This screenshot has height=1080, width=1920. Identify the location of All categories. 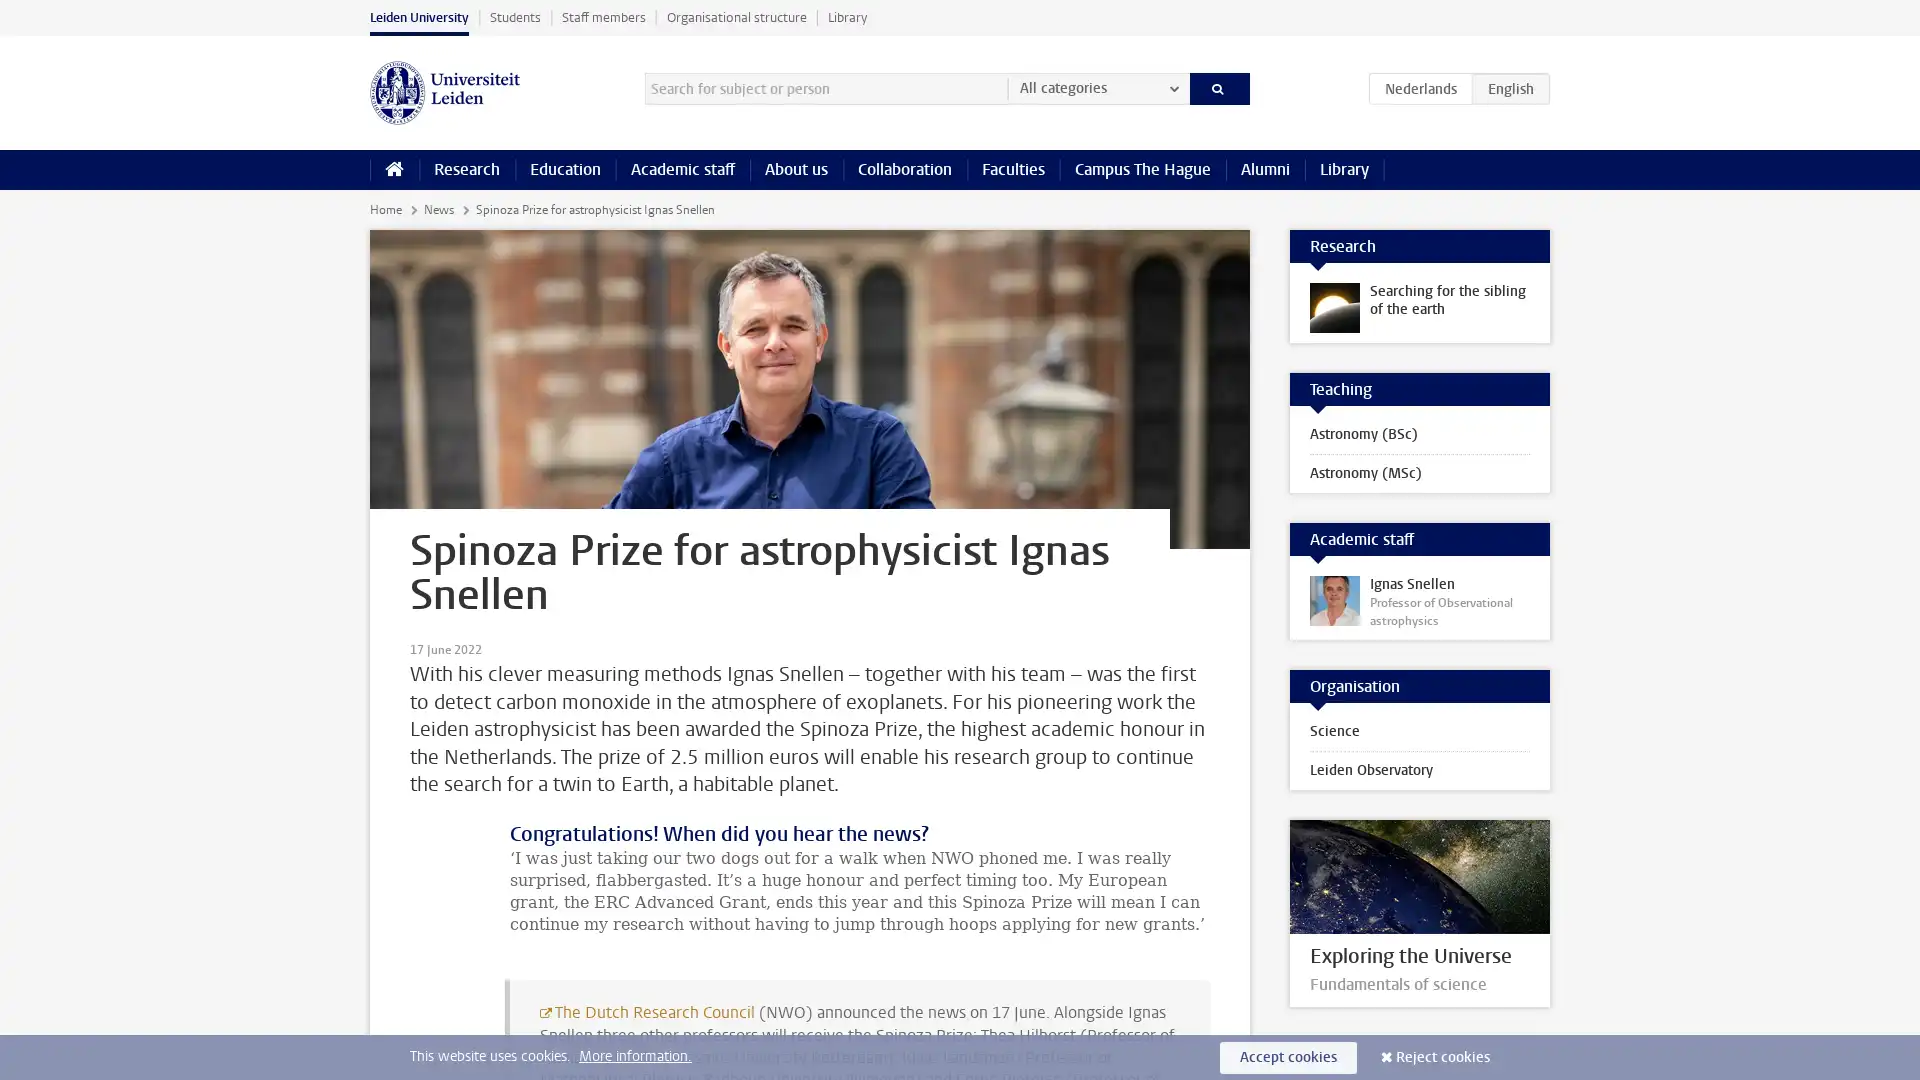
(1097, 87).